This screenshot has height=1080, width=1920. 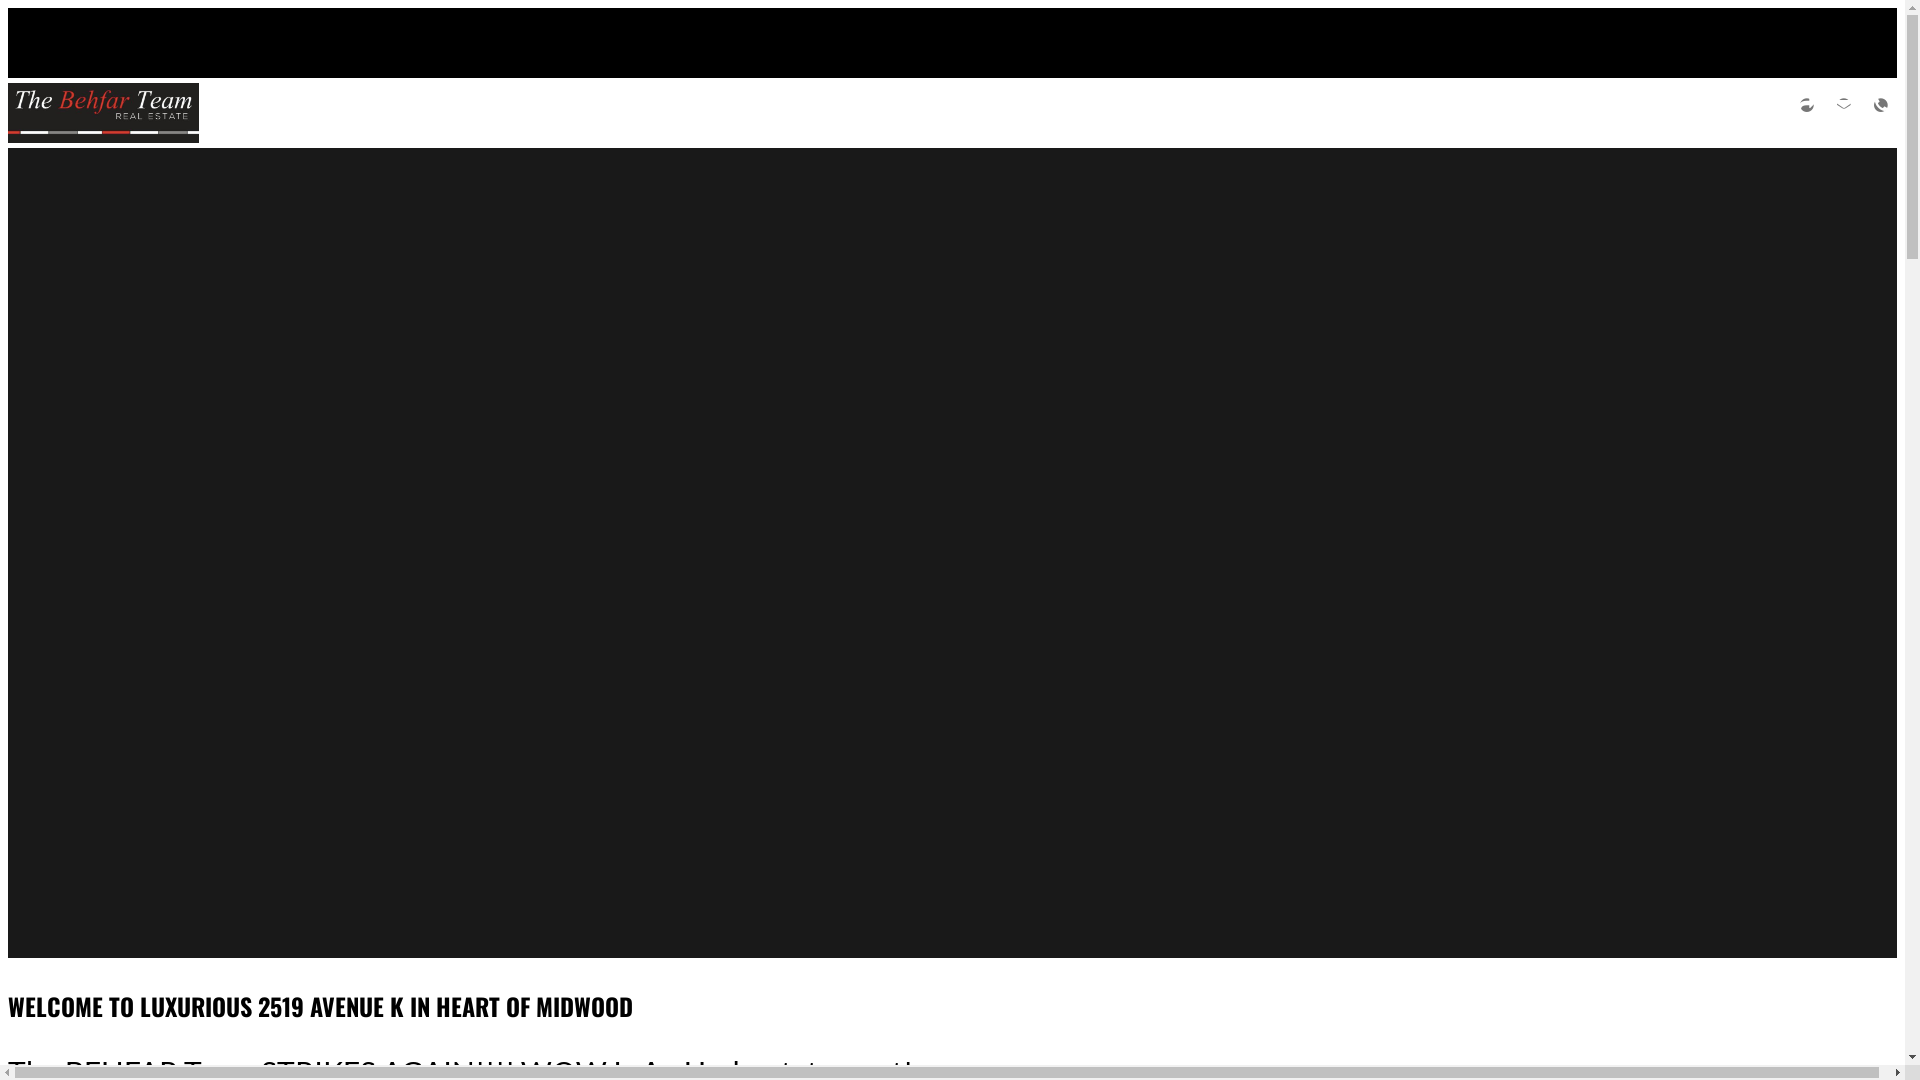 What do you see at coordinates (1790, 112) in the screenshot?
I see `'SHARE THIS PAGE'` at bounding box center [1790, 112].